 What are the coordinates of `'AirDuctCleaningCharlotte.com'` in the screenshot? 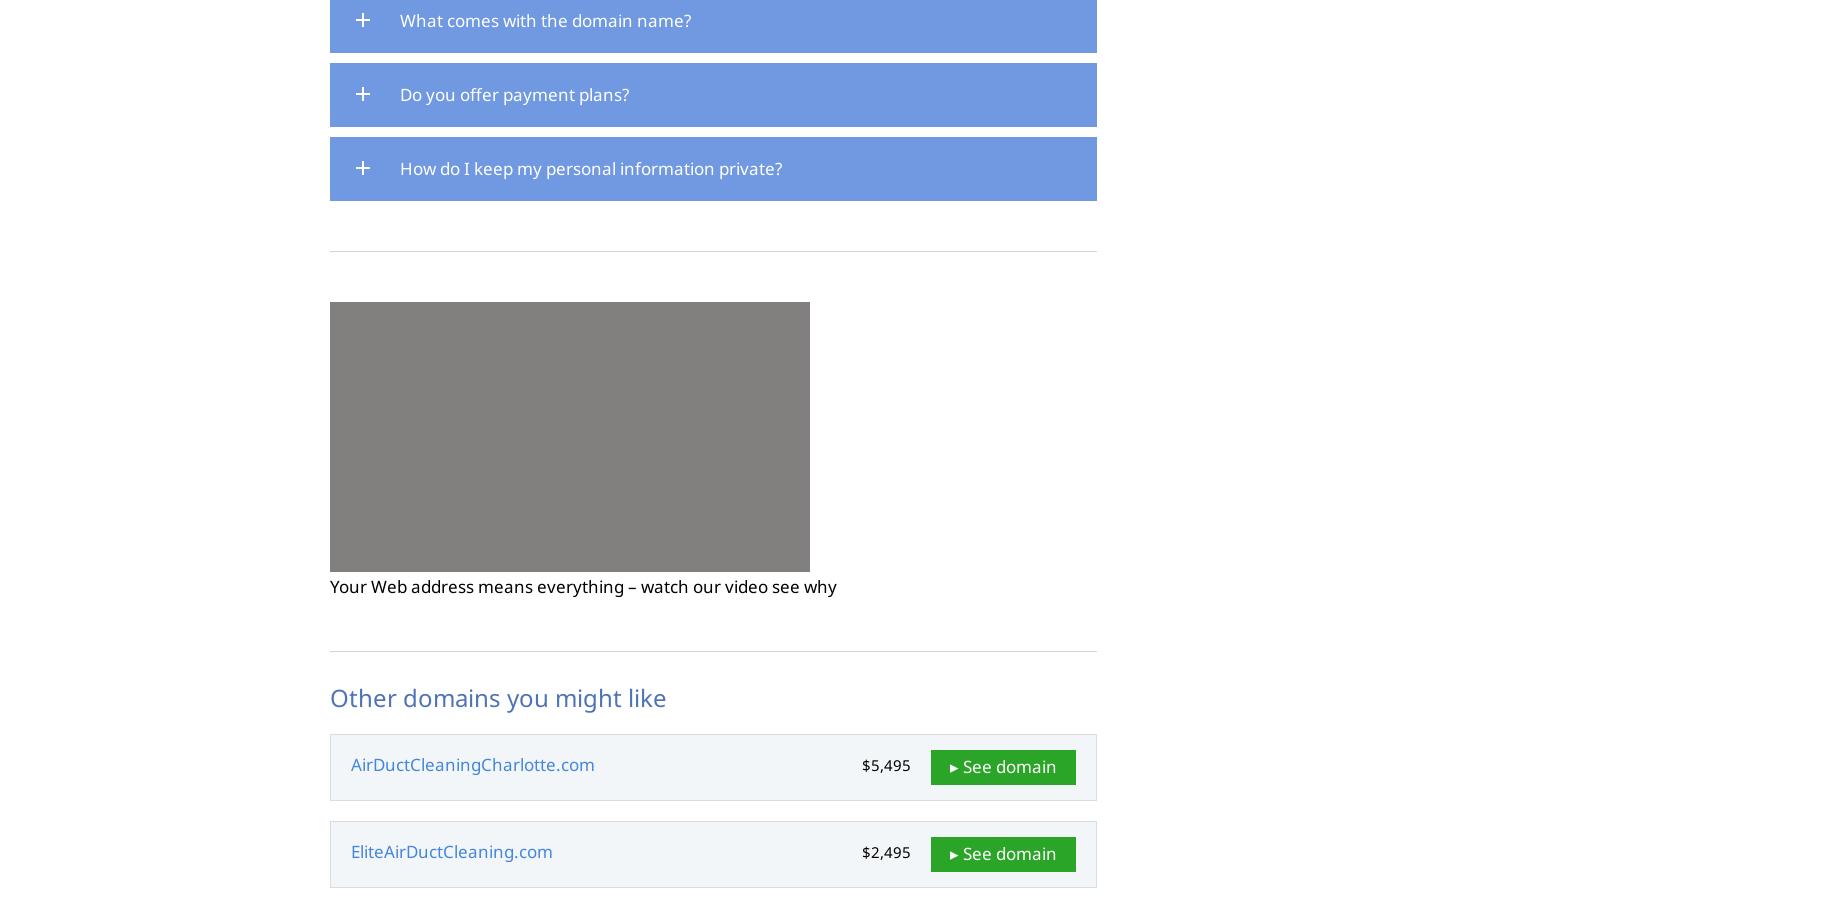 It's located at (471, 762).